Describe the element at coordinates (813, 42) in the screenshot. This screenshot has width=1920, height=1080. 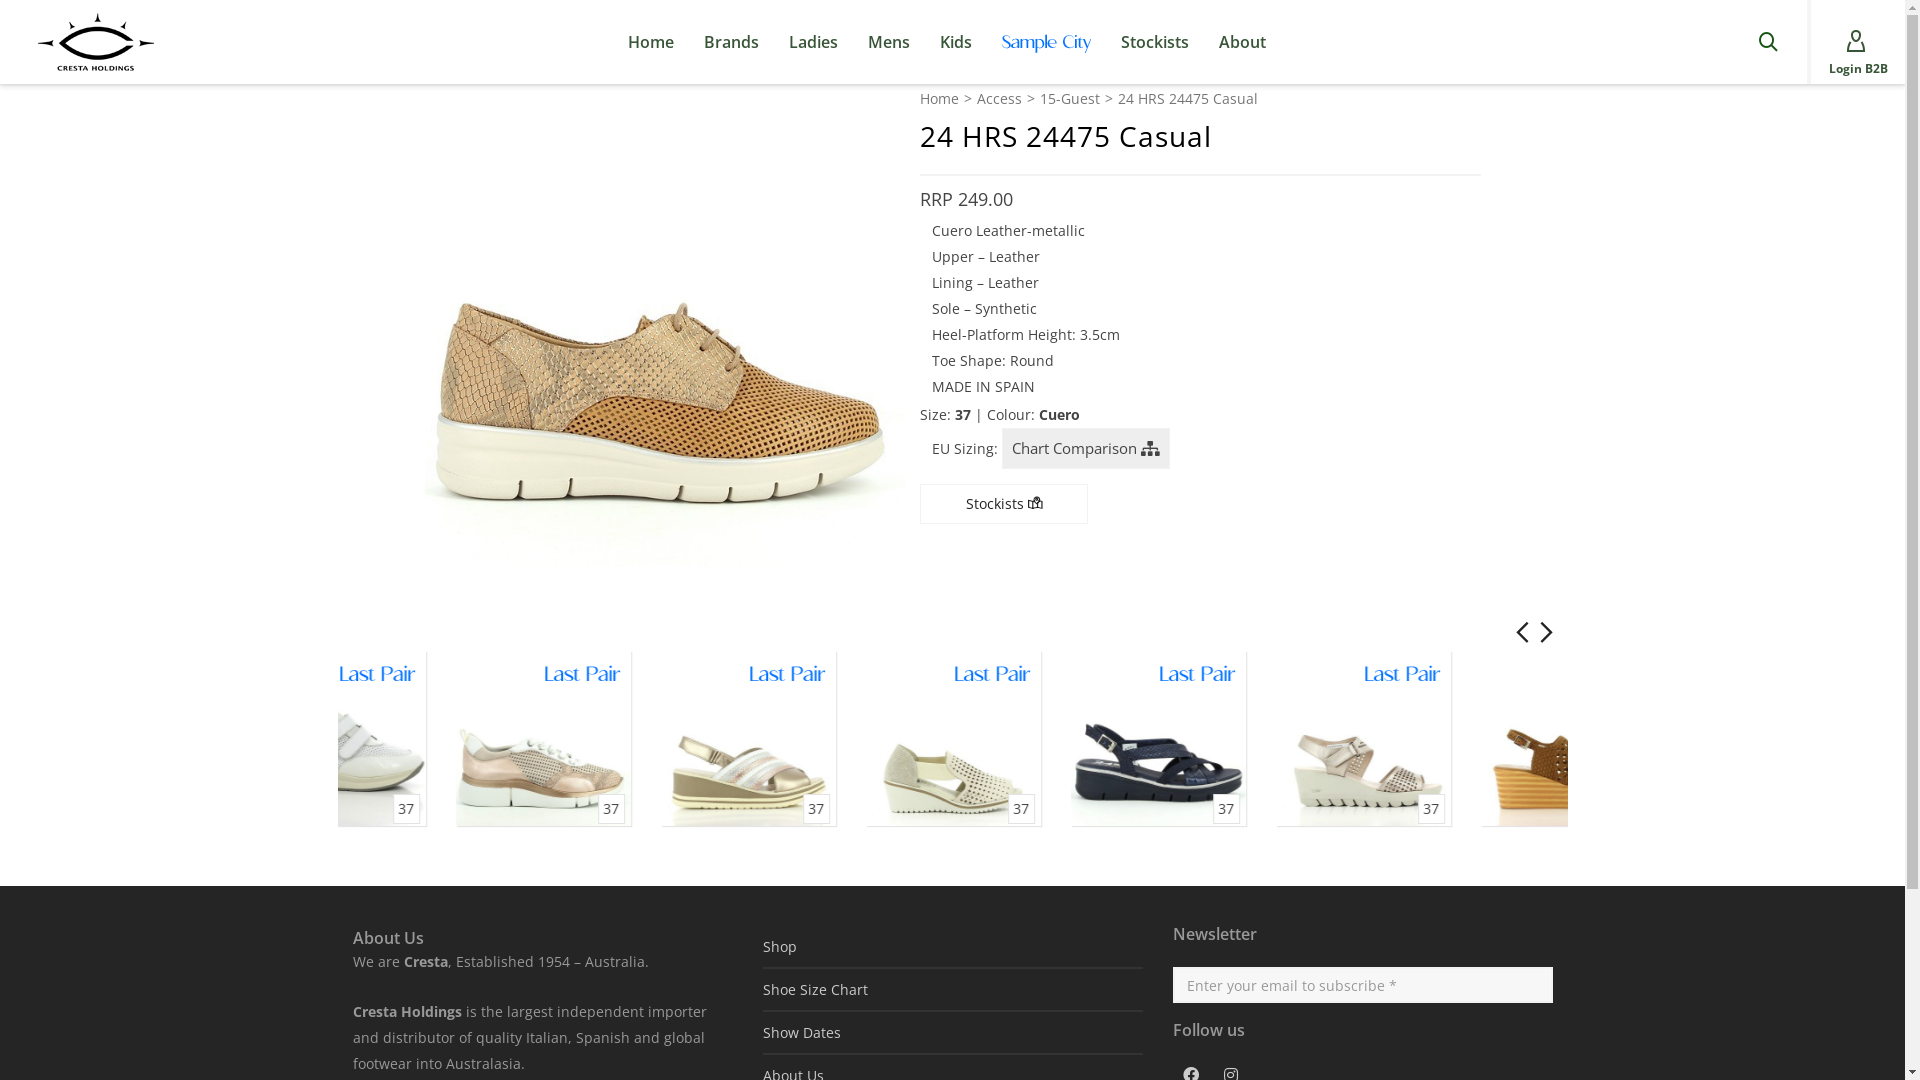
I see `'Ladies'` at that location.